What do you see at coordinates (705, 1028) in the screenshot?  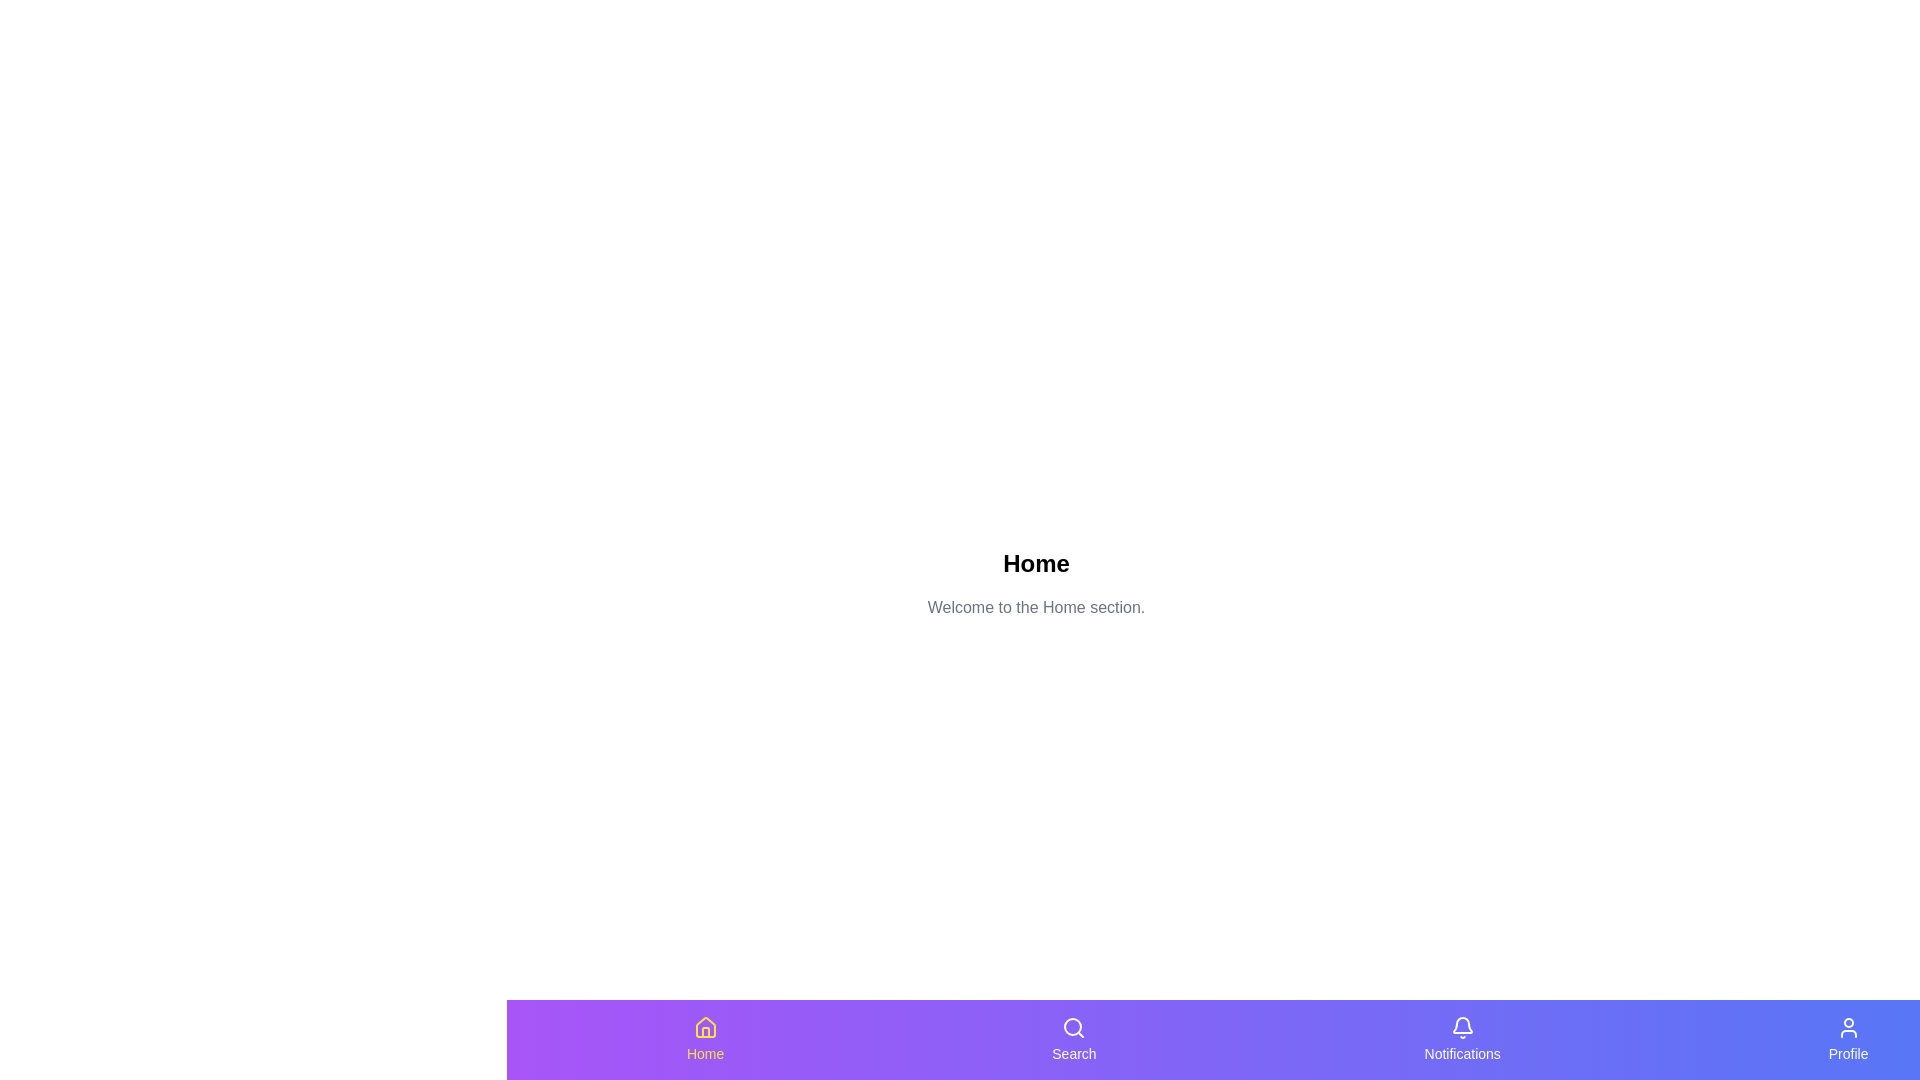 I see `the house icon, which is the first icon on the left` at bounding box center [705, 1028].